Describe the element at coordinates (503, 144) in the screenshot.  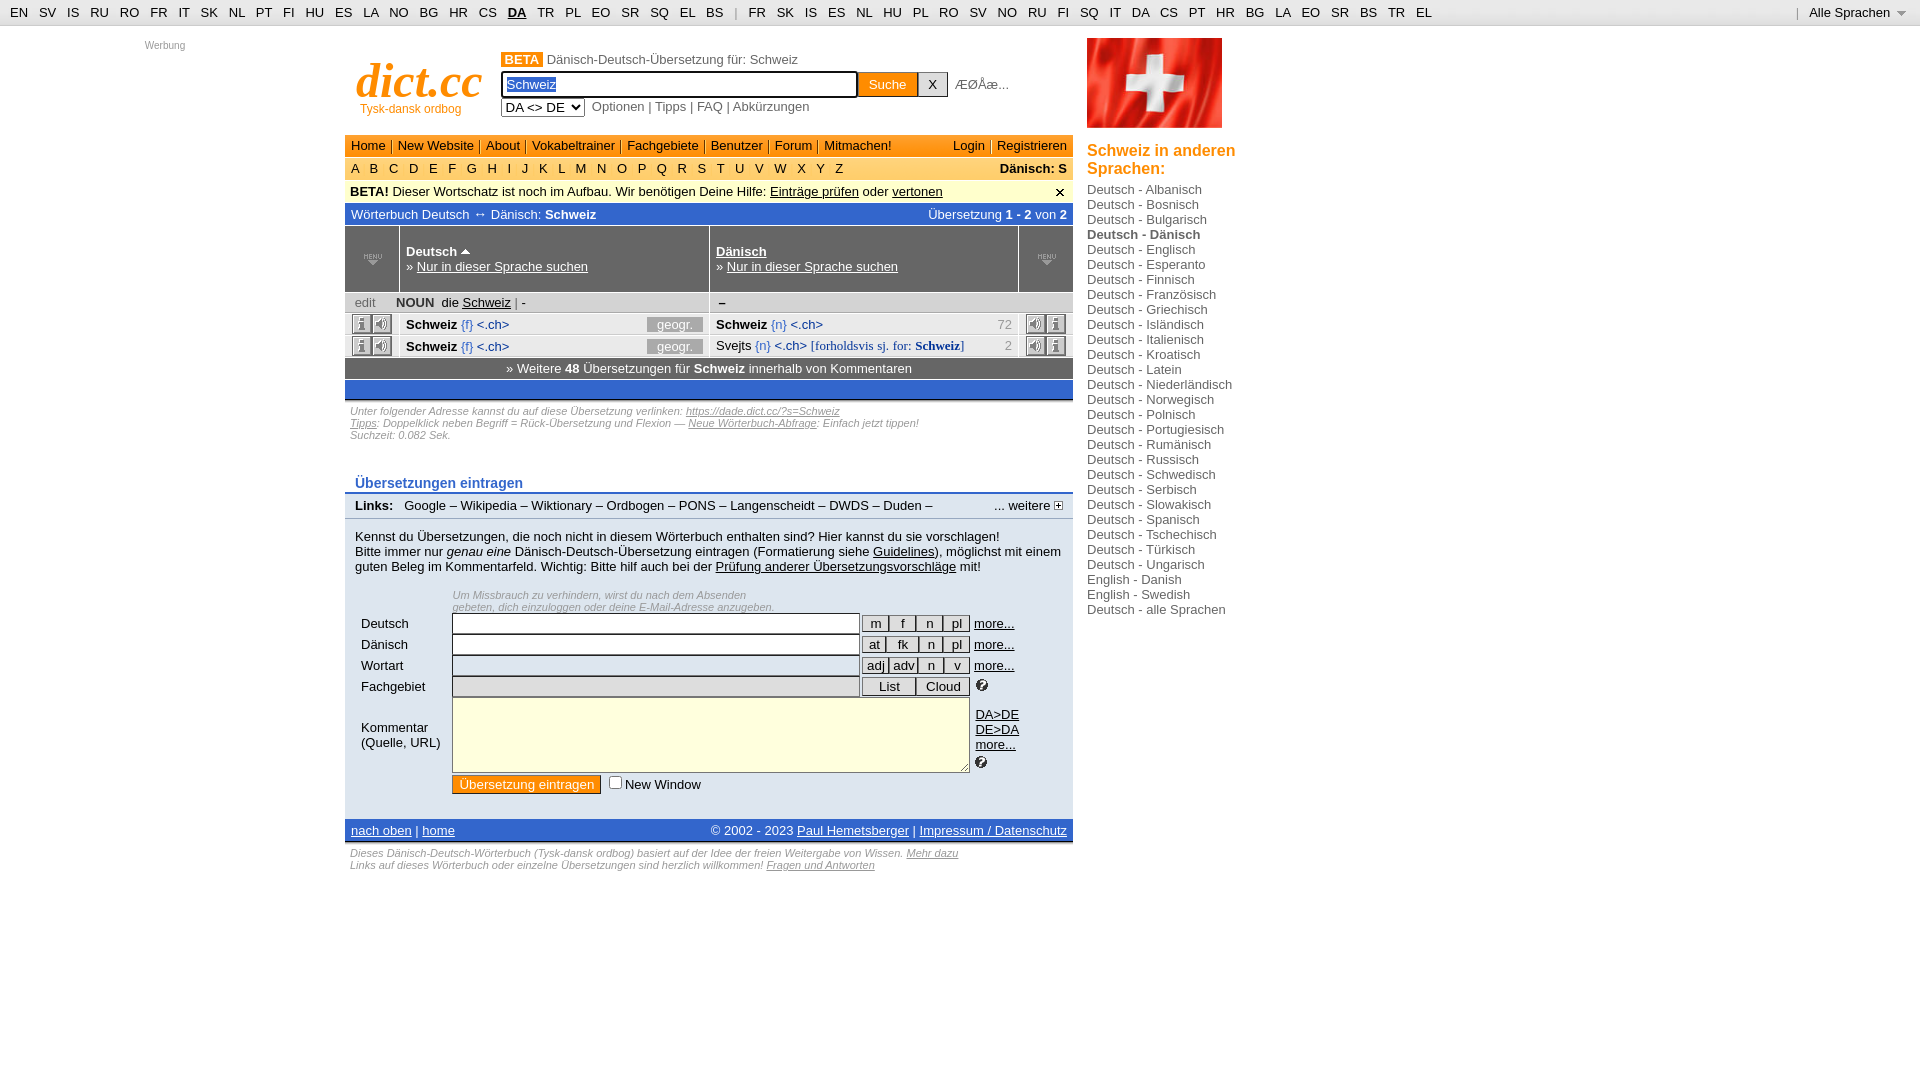
I see `'About'` at that location.